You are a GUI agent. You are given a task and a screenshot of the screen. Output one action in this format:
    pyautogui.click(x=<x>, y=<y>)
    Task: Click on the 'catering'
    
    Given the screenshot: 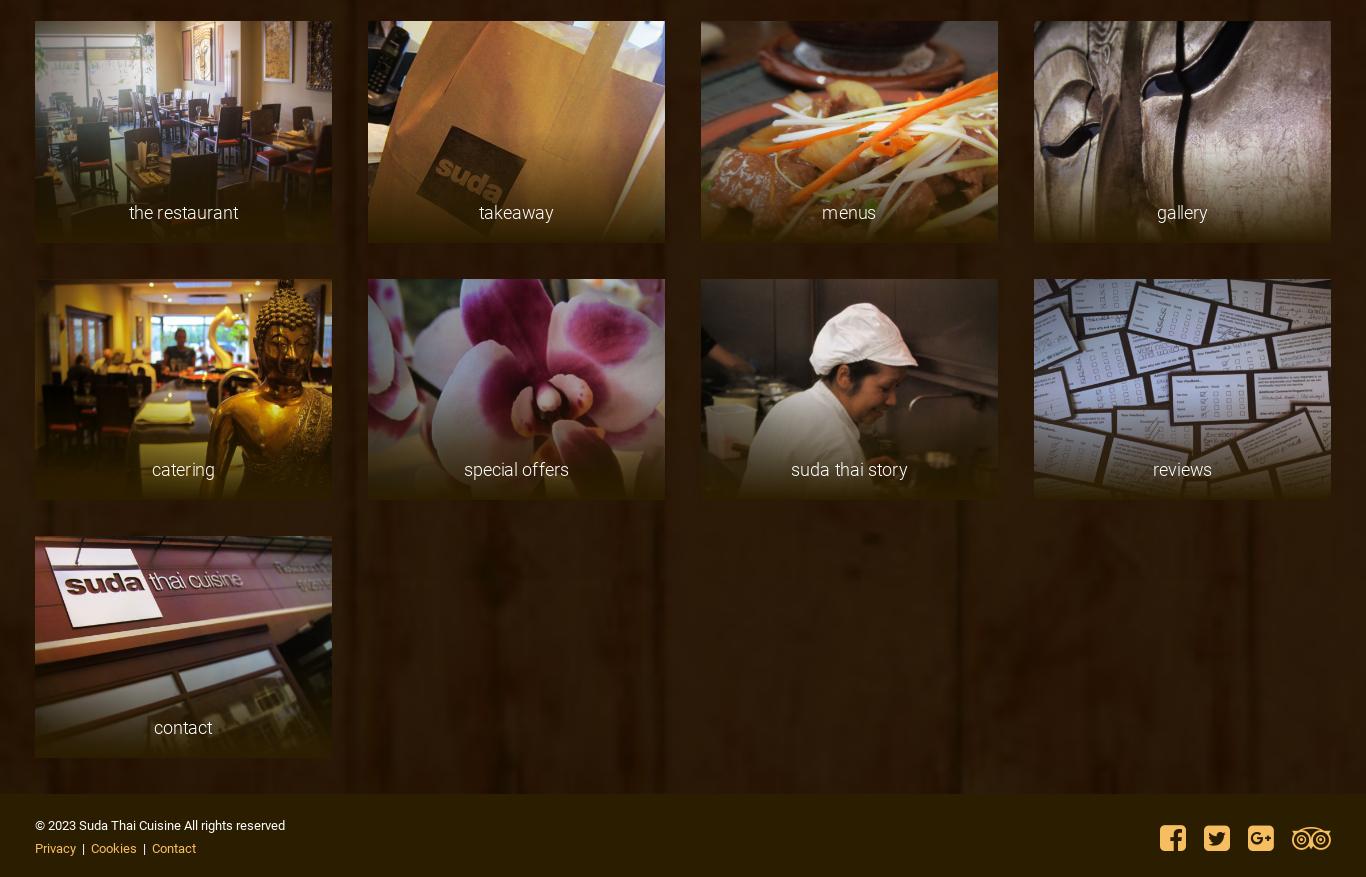 What is the action you would take?
    pyautogui.click(x=182, y=469)
    